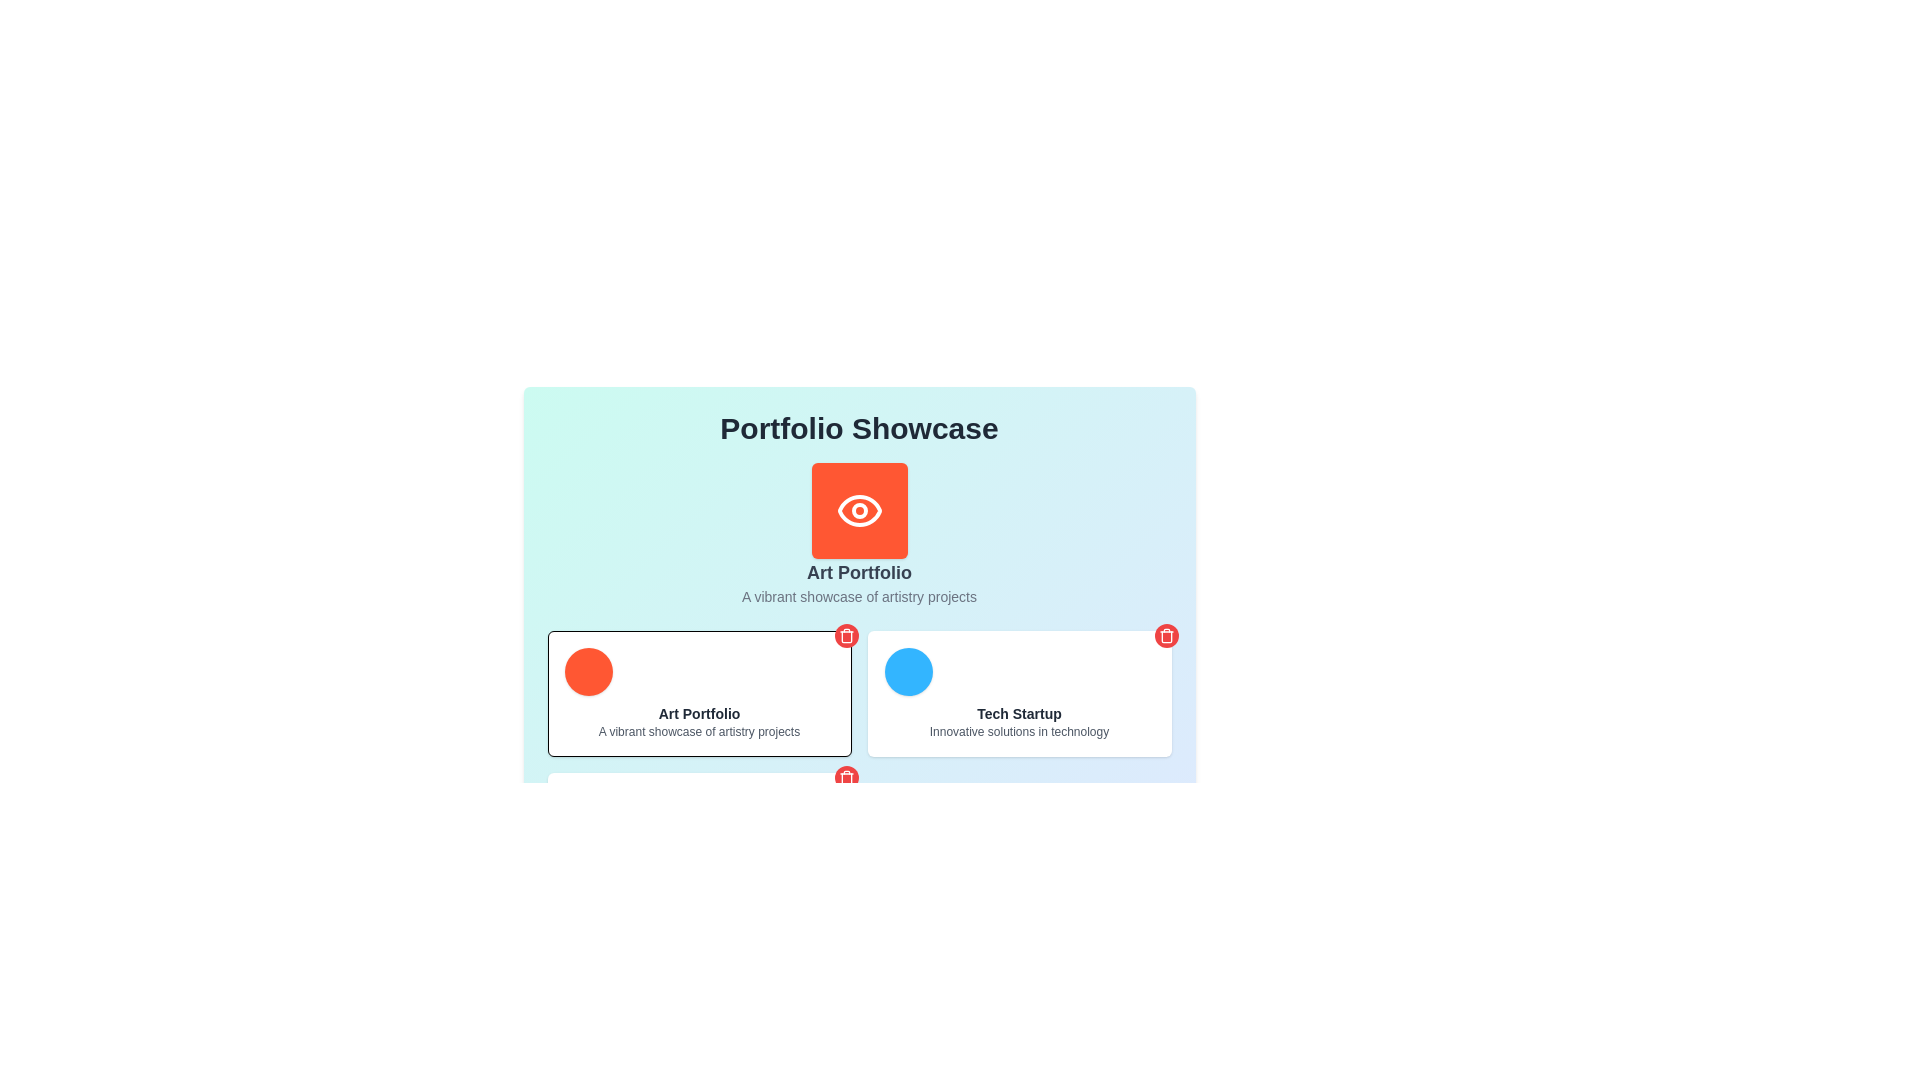 This screenshot has height=1080, width=1920. I want to click on the descriptive text that reads 'A vibrant showcase of artistry projects', which is styled in light gray color and positioned below the title 'Art Portfolio' within a card-like component, so click(699, 732).